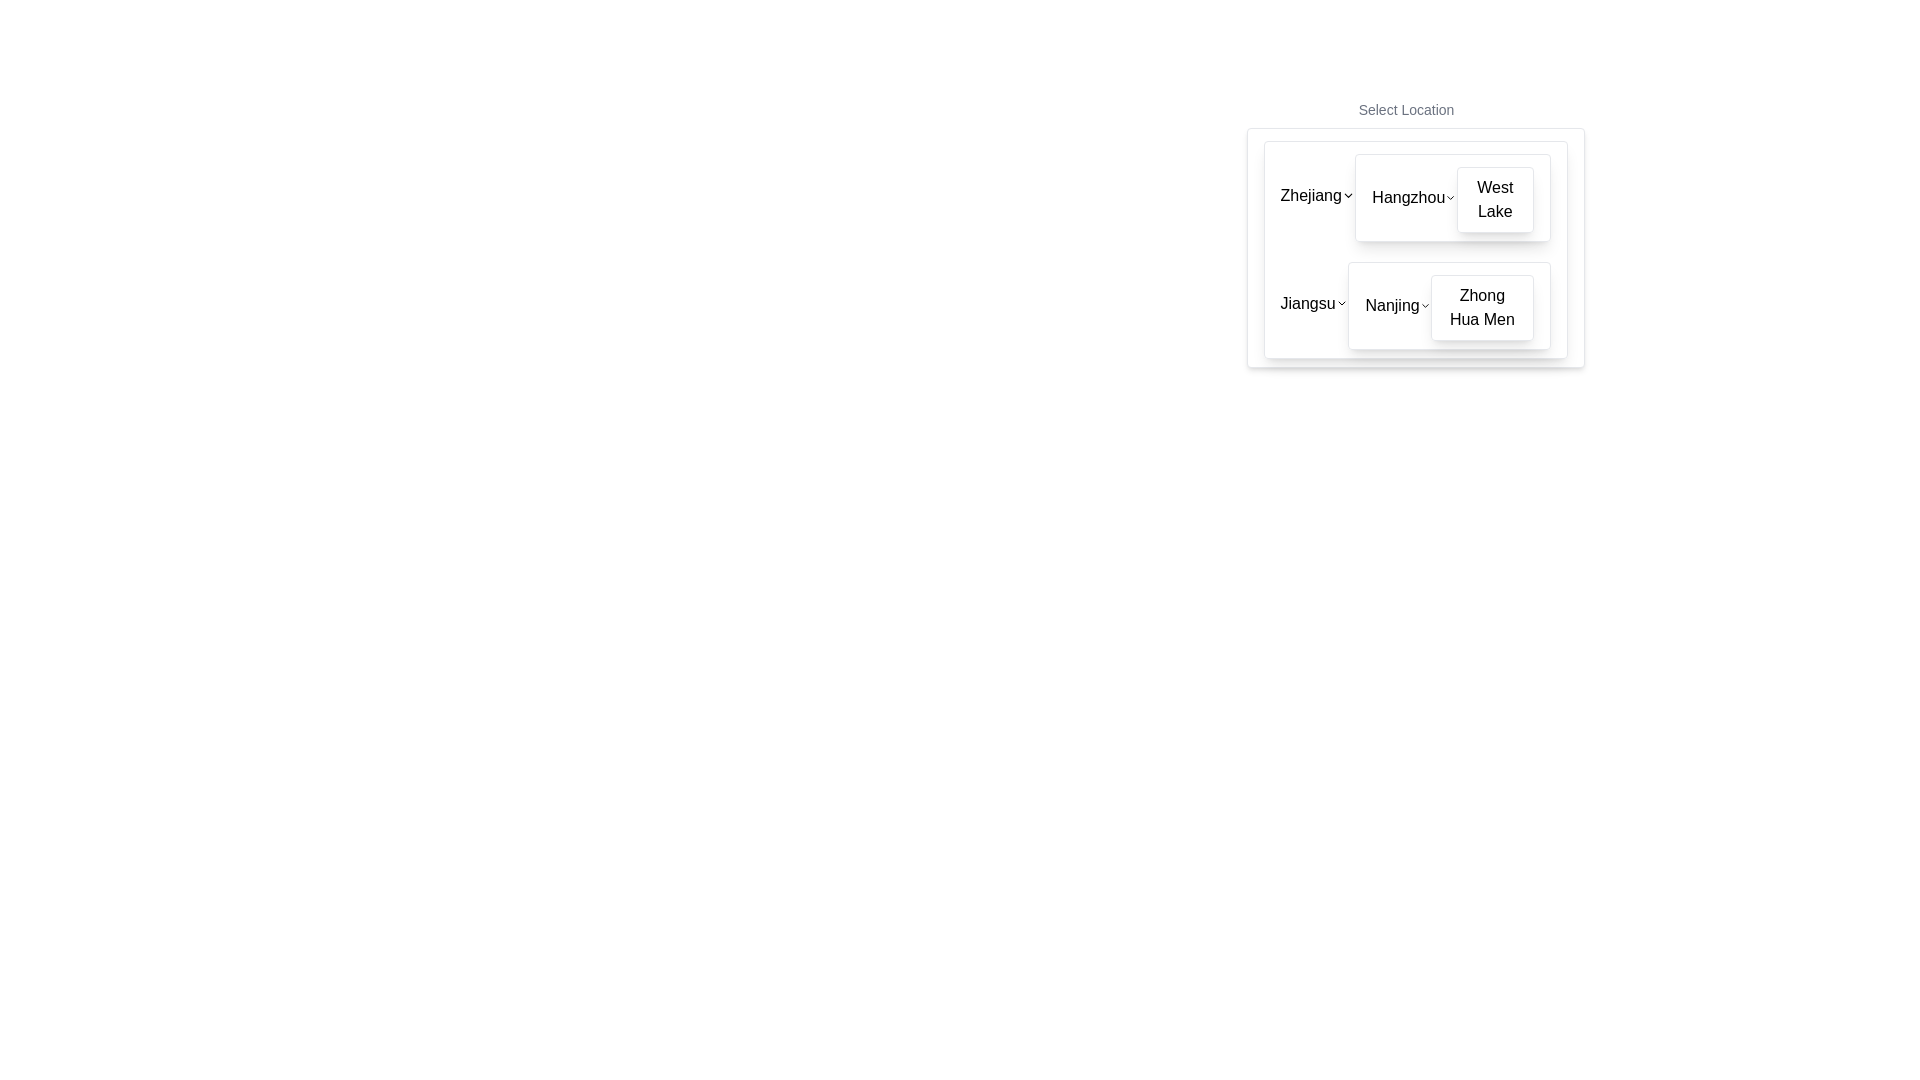  Describe the element at coordinates (1453, 197) in the screenshot. I see `the Expandable menu item for 'West Lake' located in the 'Hangzhou' section` at that location.